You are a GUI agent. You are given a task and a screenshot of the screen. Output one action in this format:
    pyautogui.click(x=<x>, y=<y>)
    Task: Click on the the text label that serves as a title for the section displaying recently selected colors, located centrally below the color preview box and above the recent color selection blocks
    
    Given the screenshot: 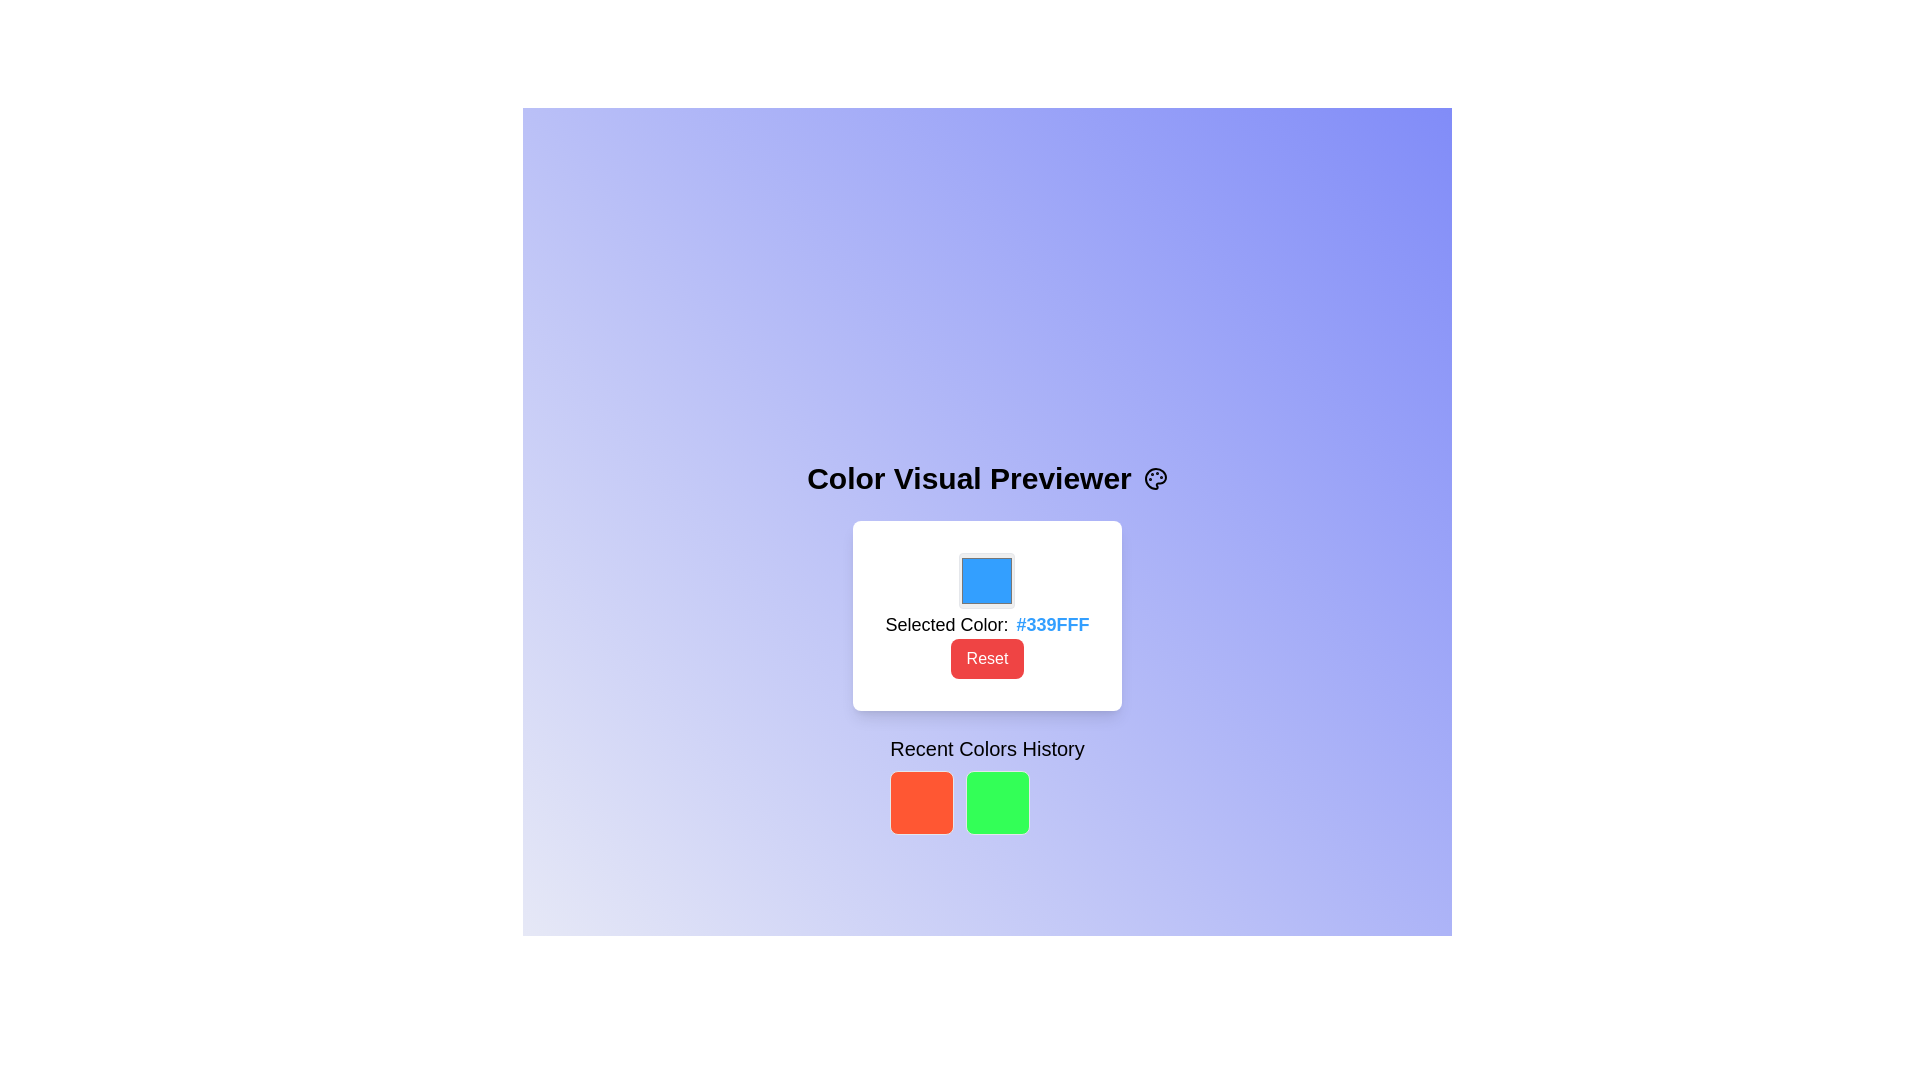 What is the action you would take?
    pyautogui.click(x=987, y=748)
    